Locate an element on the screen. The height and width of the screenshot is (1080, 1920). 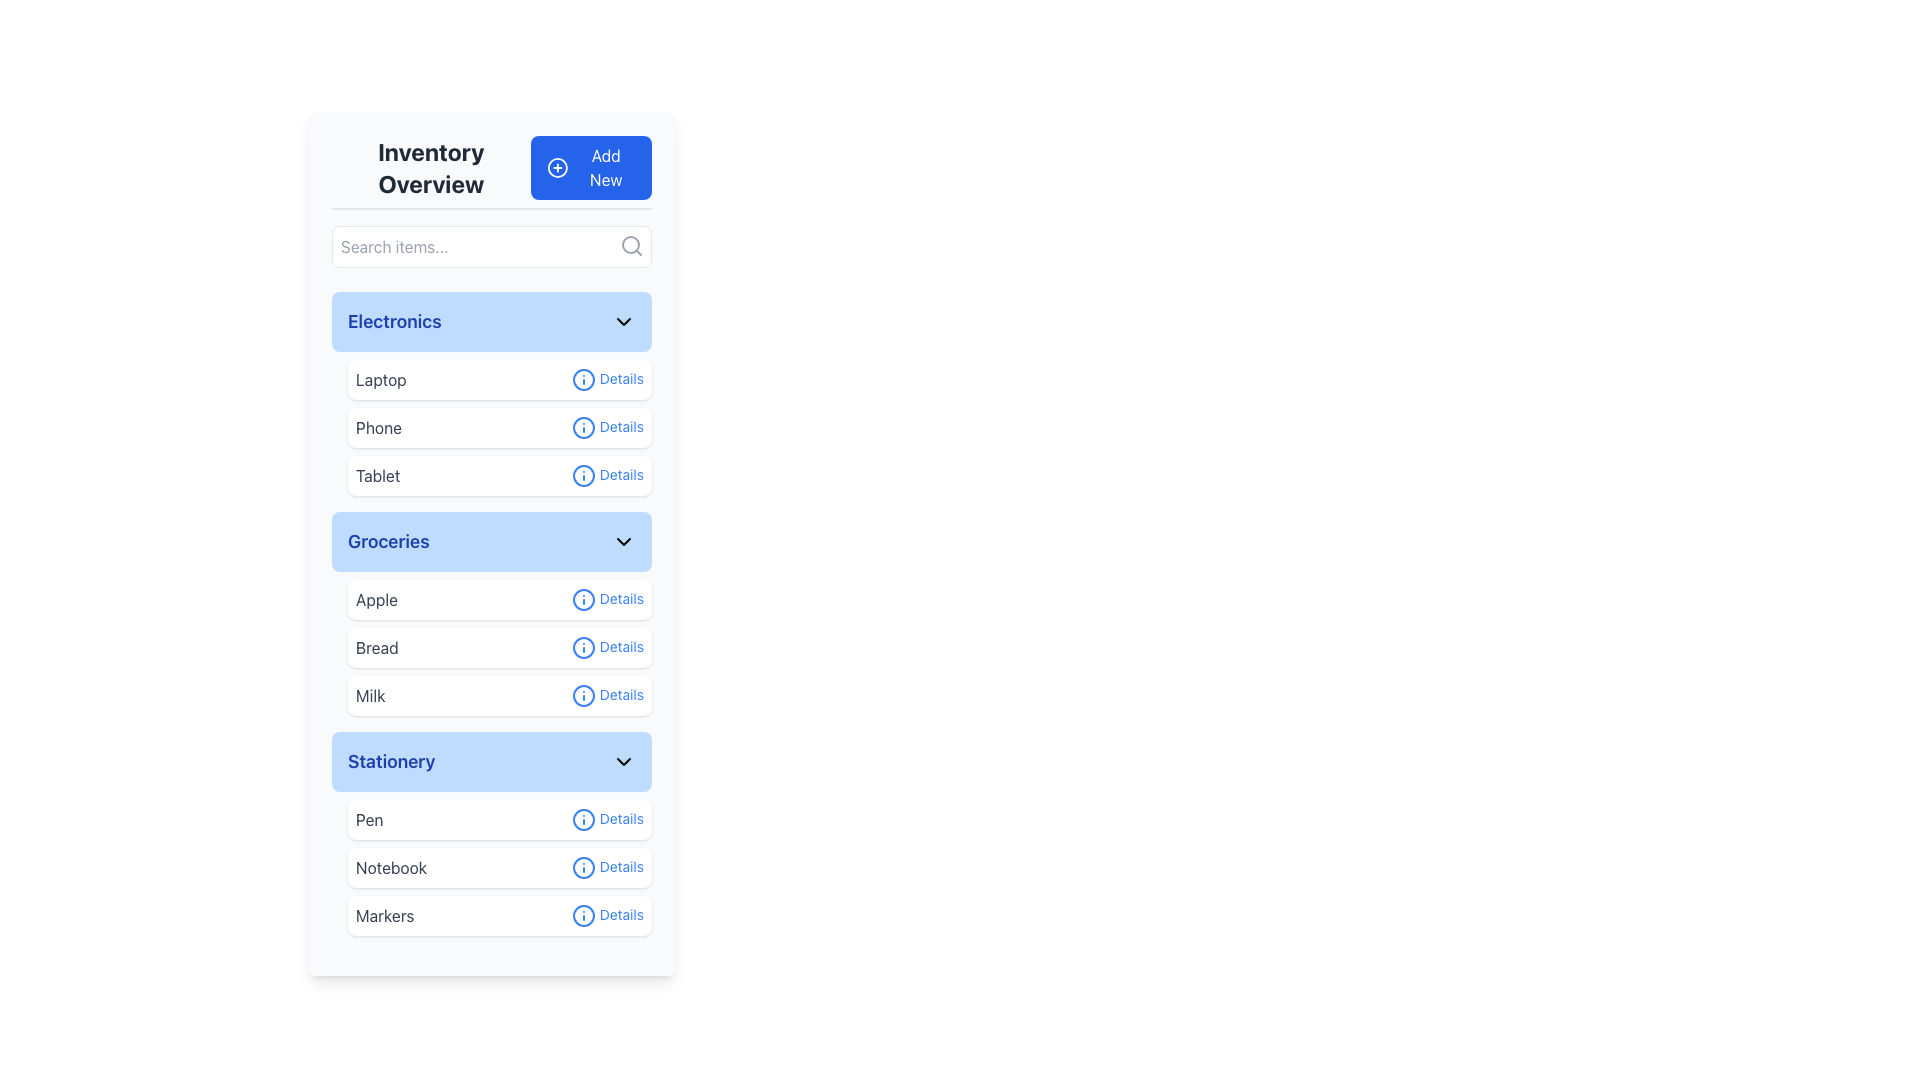
the information icon next to the word 'Details' in the 'Groceries' section is located at coordinates (582, 599).